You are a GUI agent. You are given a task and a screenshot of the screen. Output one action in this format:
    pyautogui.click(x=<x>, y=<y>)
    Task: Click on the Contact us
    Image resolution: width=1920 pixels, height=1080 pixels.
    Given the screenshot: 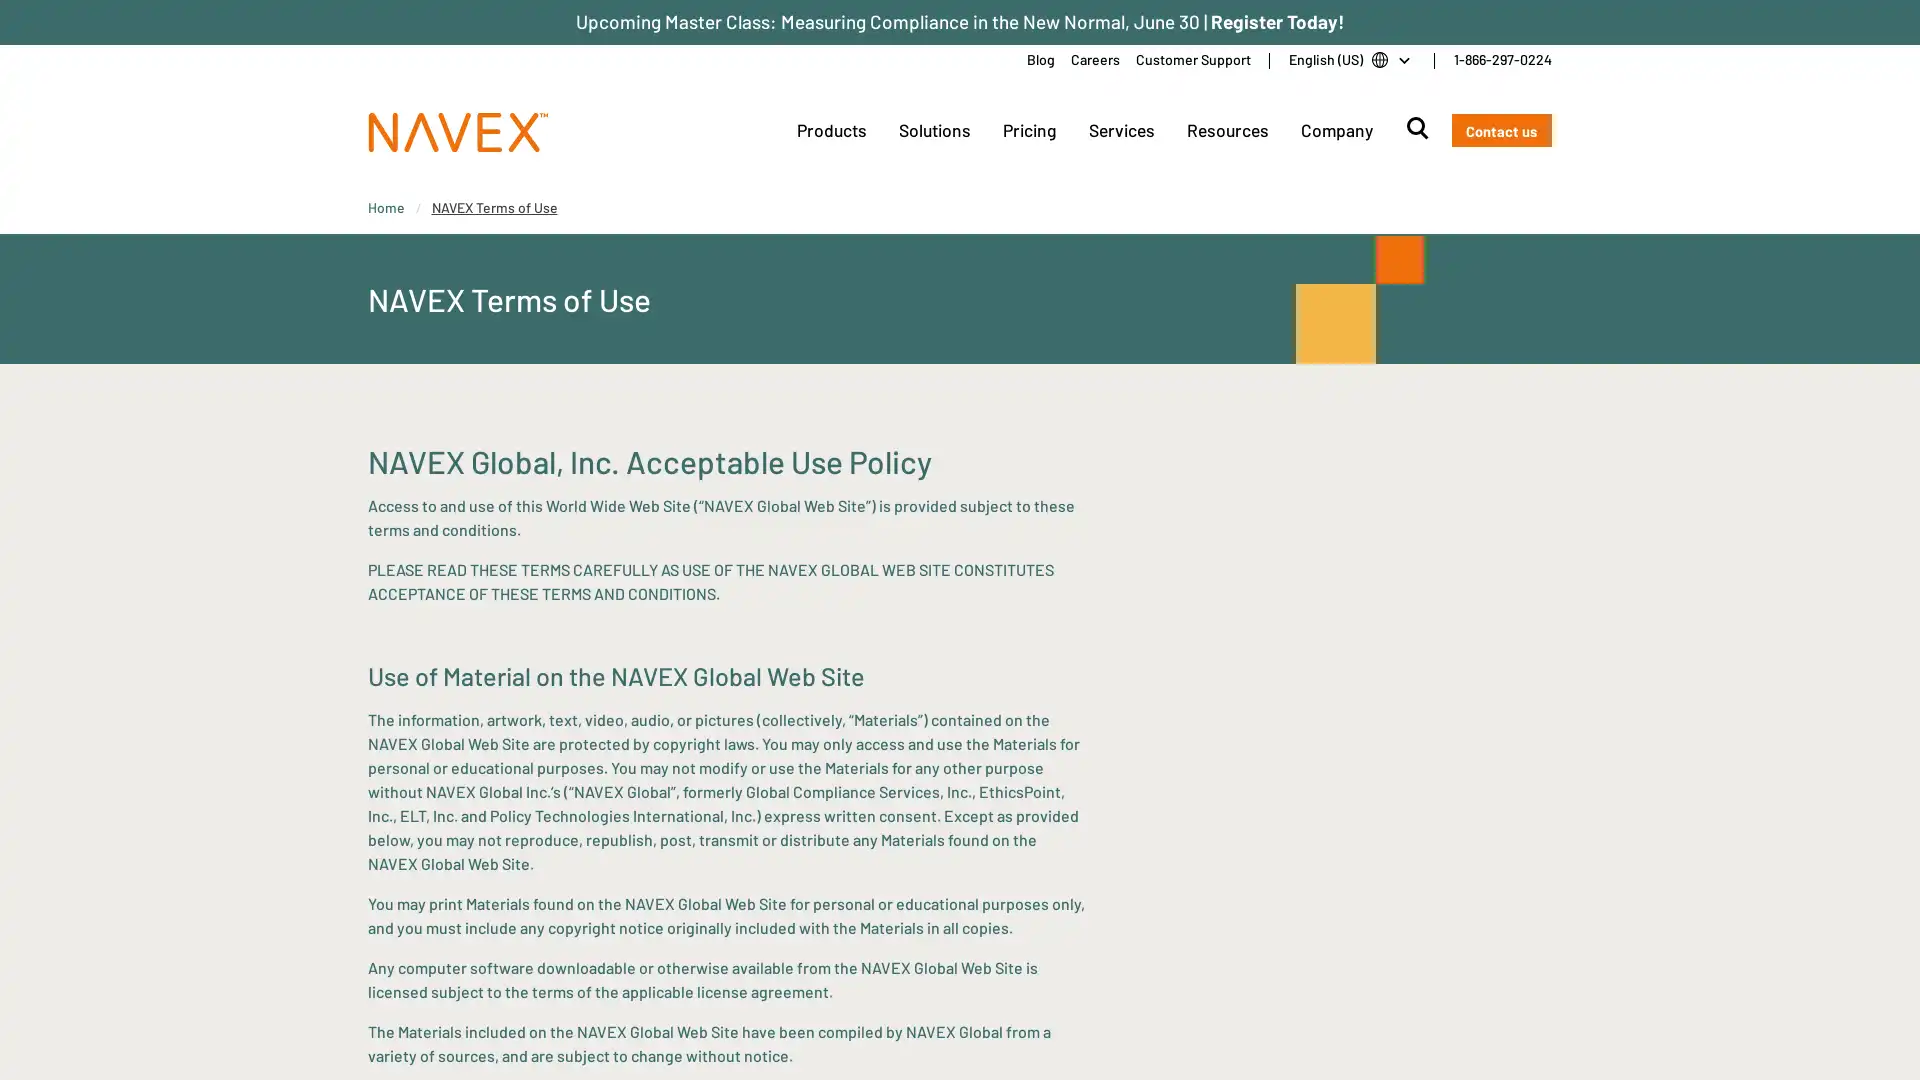 What is the action you would take?
    pyautogui.click(x=1501, y=130)
    